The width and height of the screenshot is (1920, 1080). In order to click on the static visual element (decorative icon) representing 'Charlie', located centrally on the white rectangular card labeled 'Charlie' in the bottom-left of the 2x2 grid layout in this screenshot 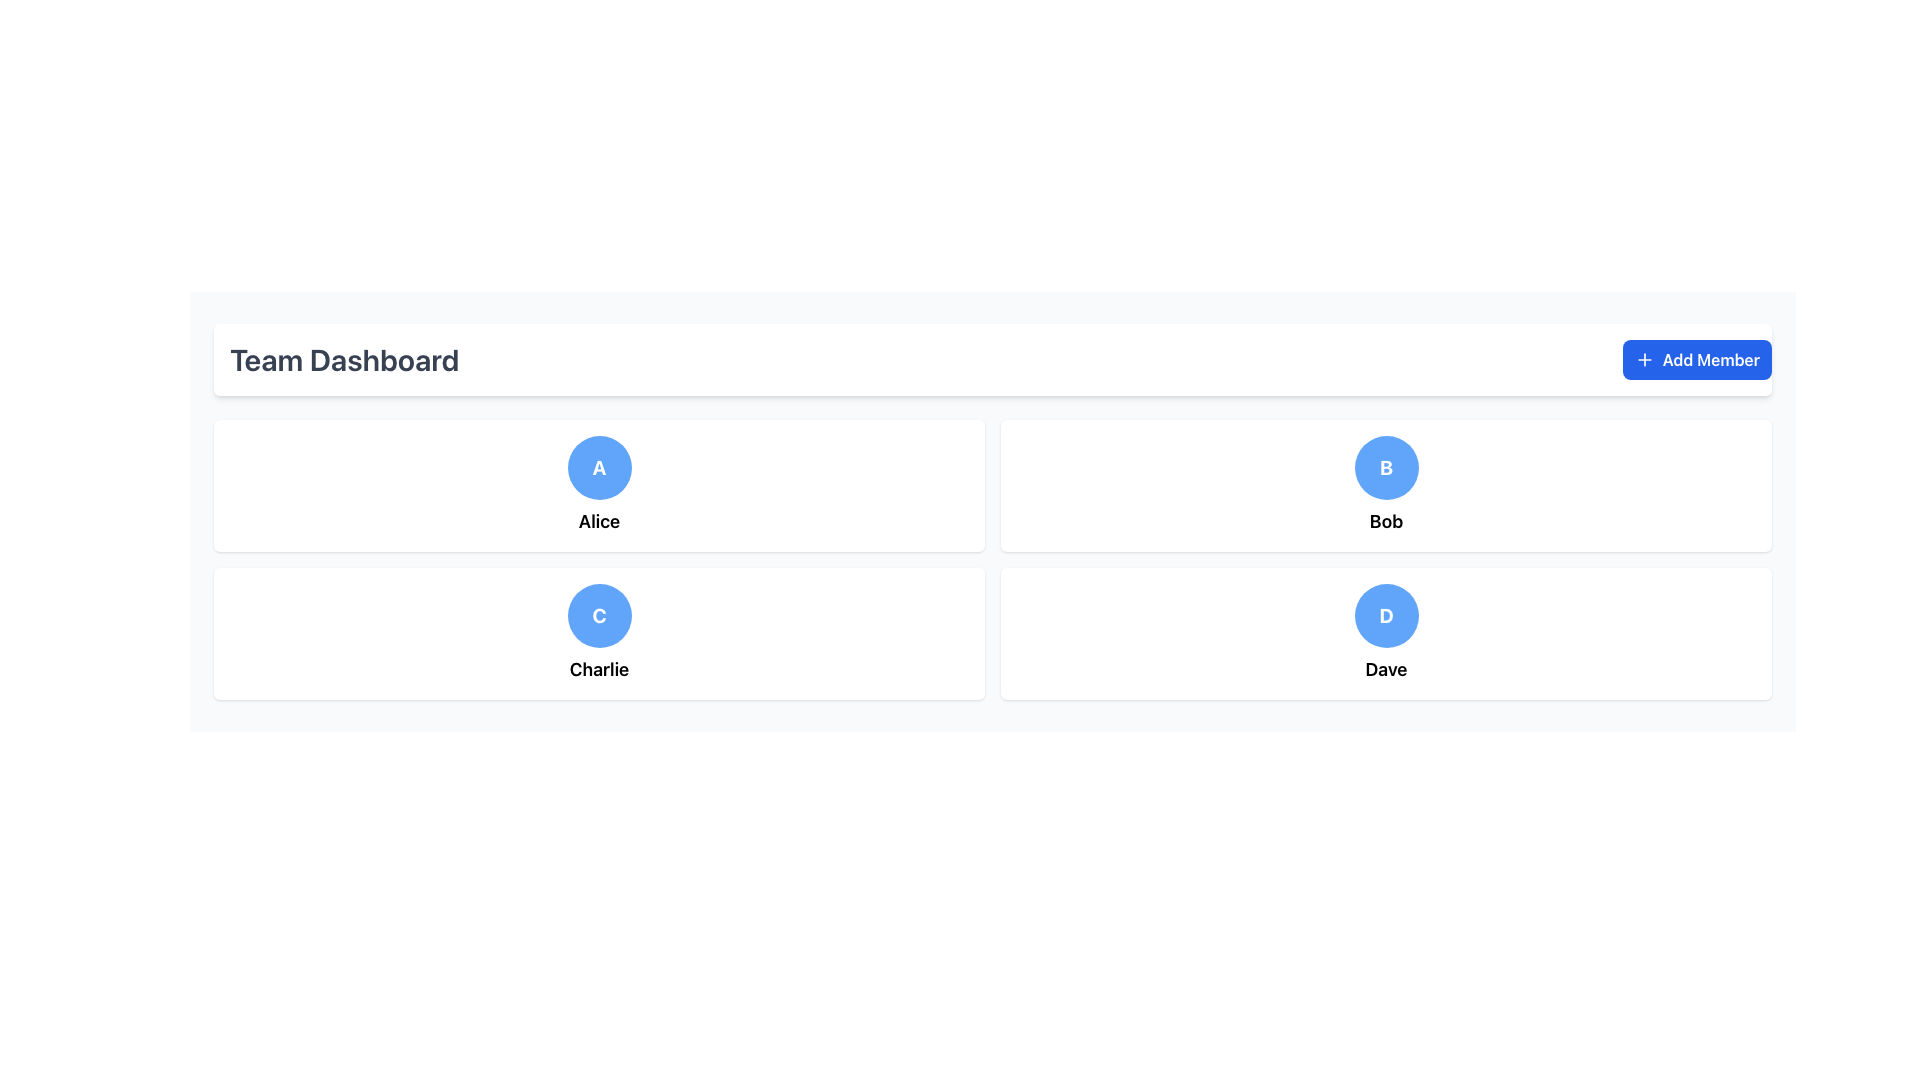, I will do `click(598, 615)`.